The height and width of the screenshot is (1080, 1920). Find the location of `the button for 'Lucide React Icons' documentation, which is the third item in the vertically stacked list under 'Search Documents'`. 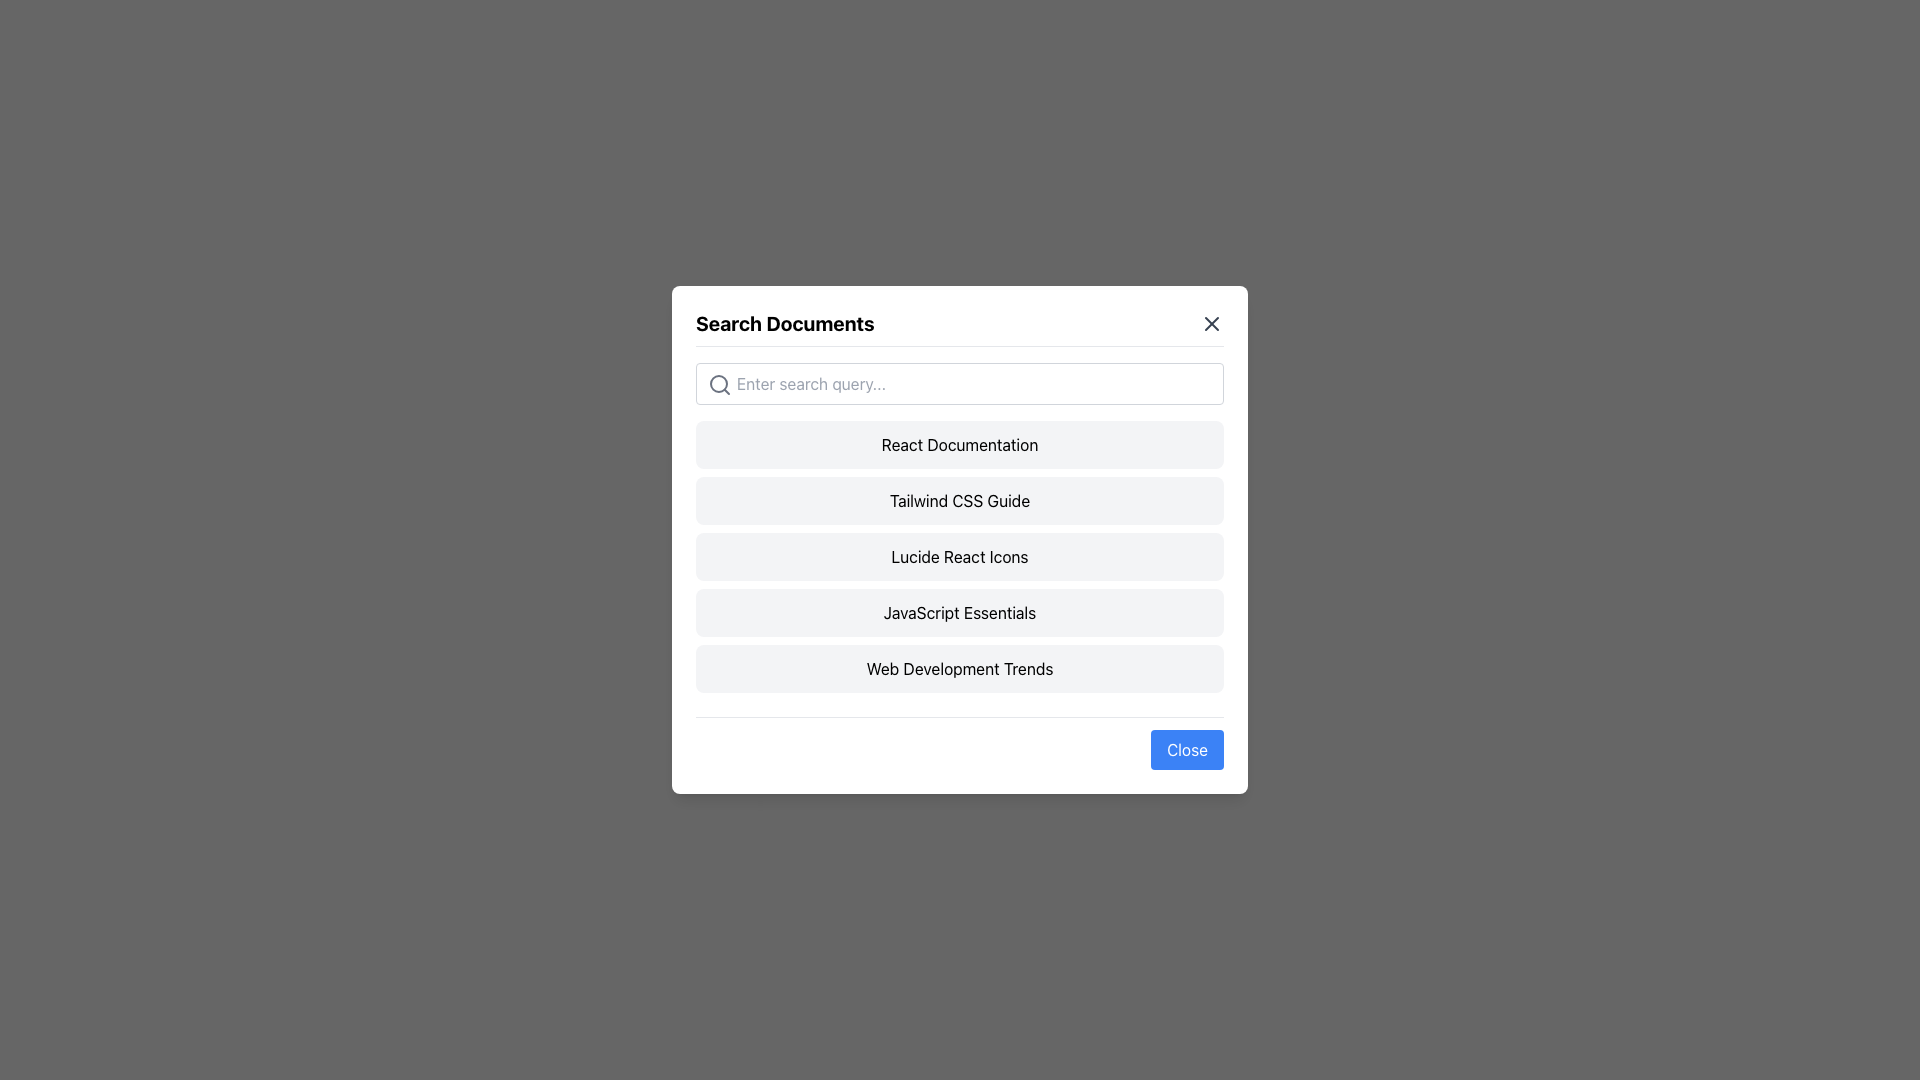

the button for 'Lucide React Icons' documentation, which is the third item in the vertically stacked list under 'Search Documents' is located at coordinates (960, 556).